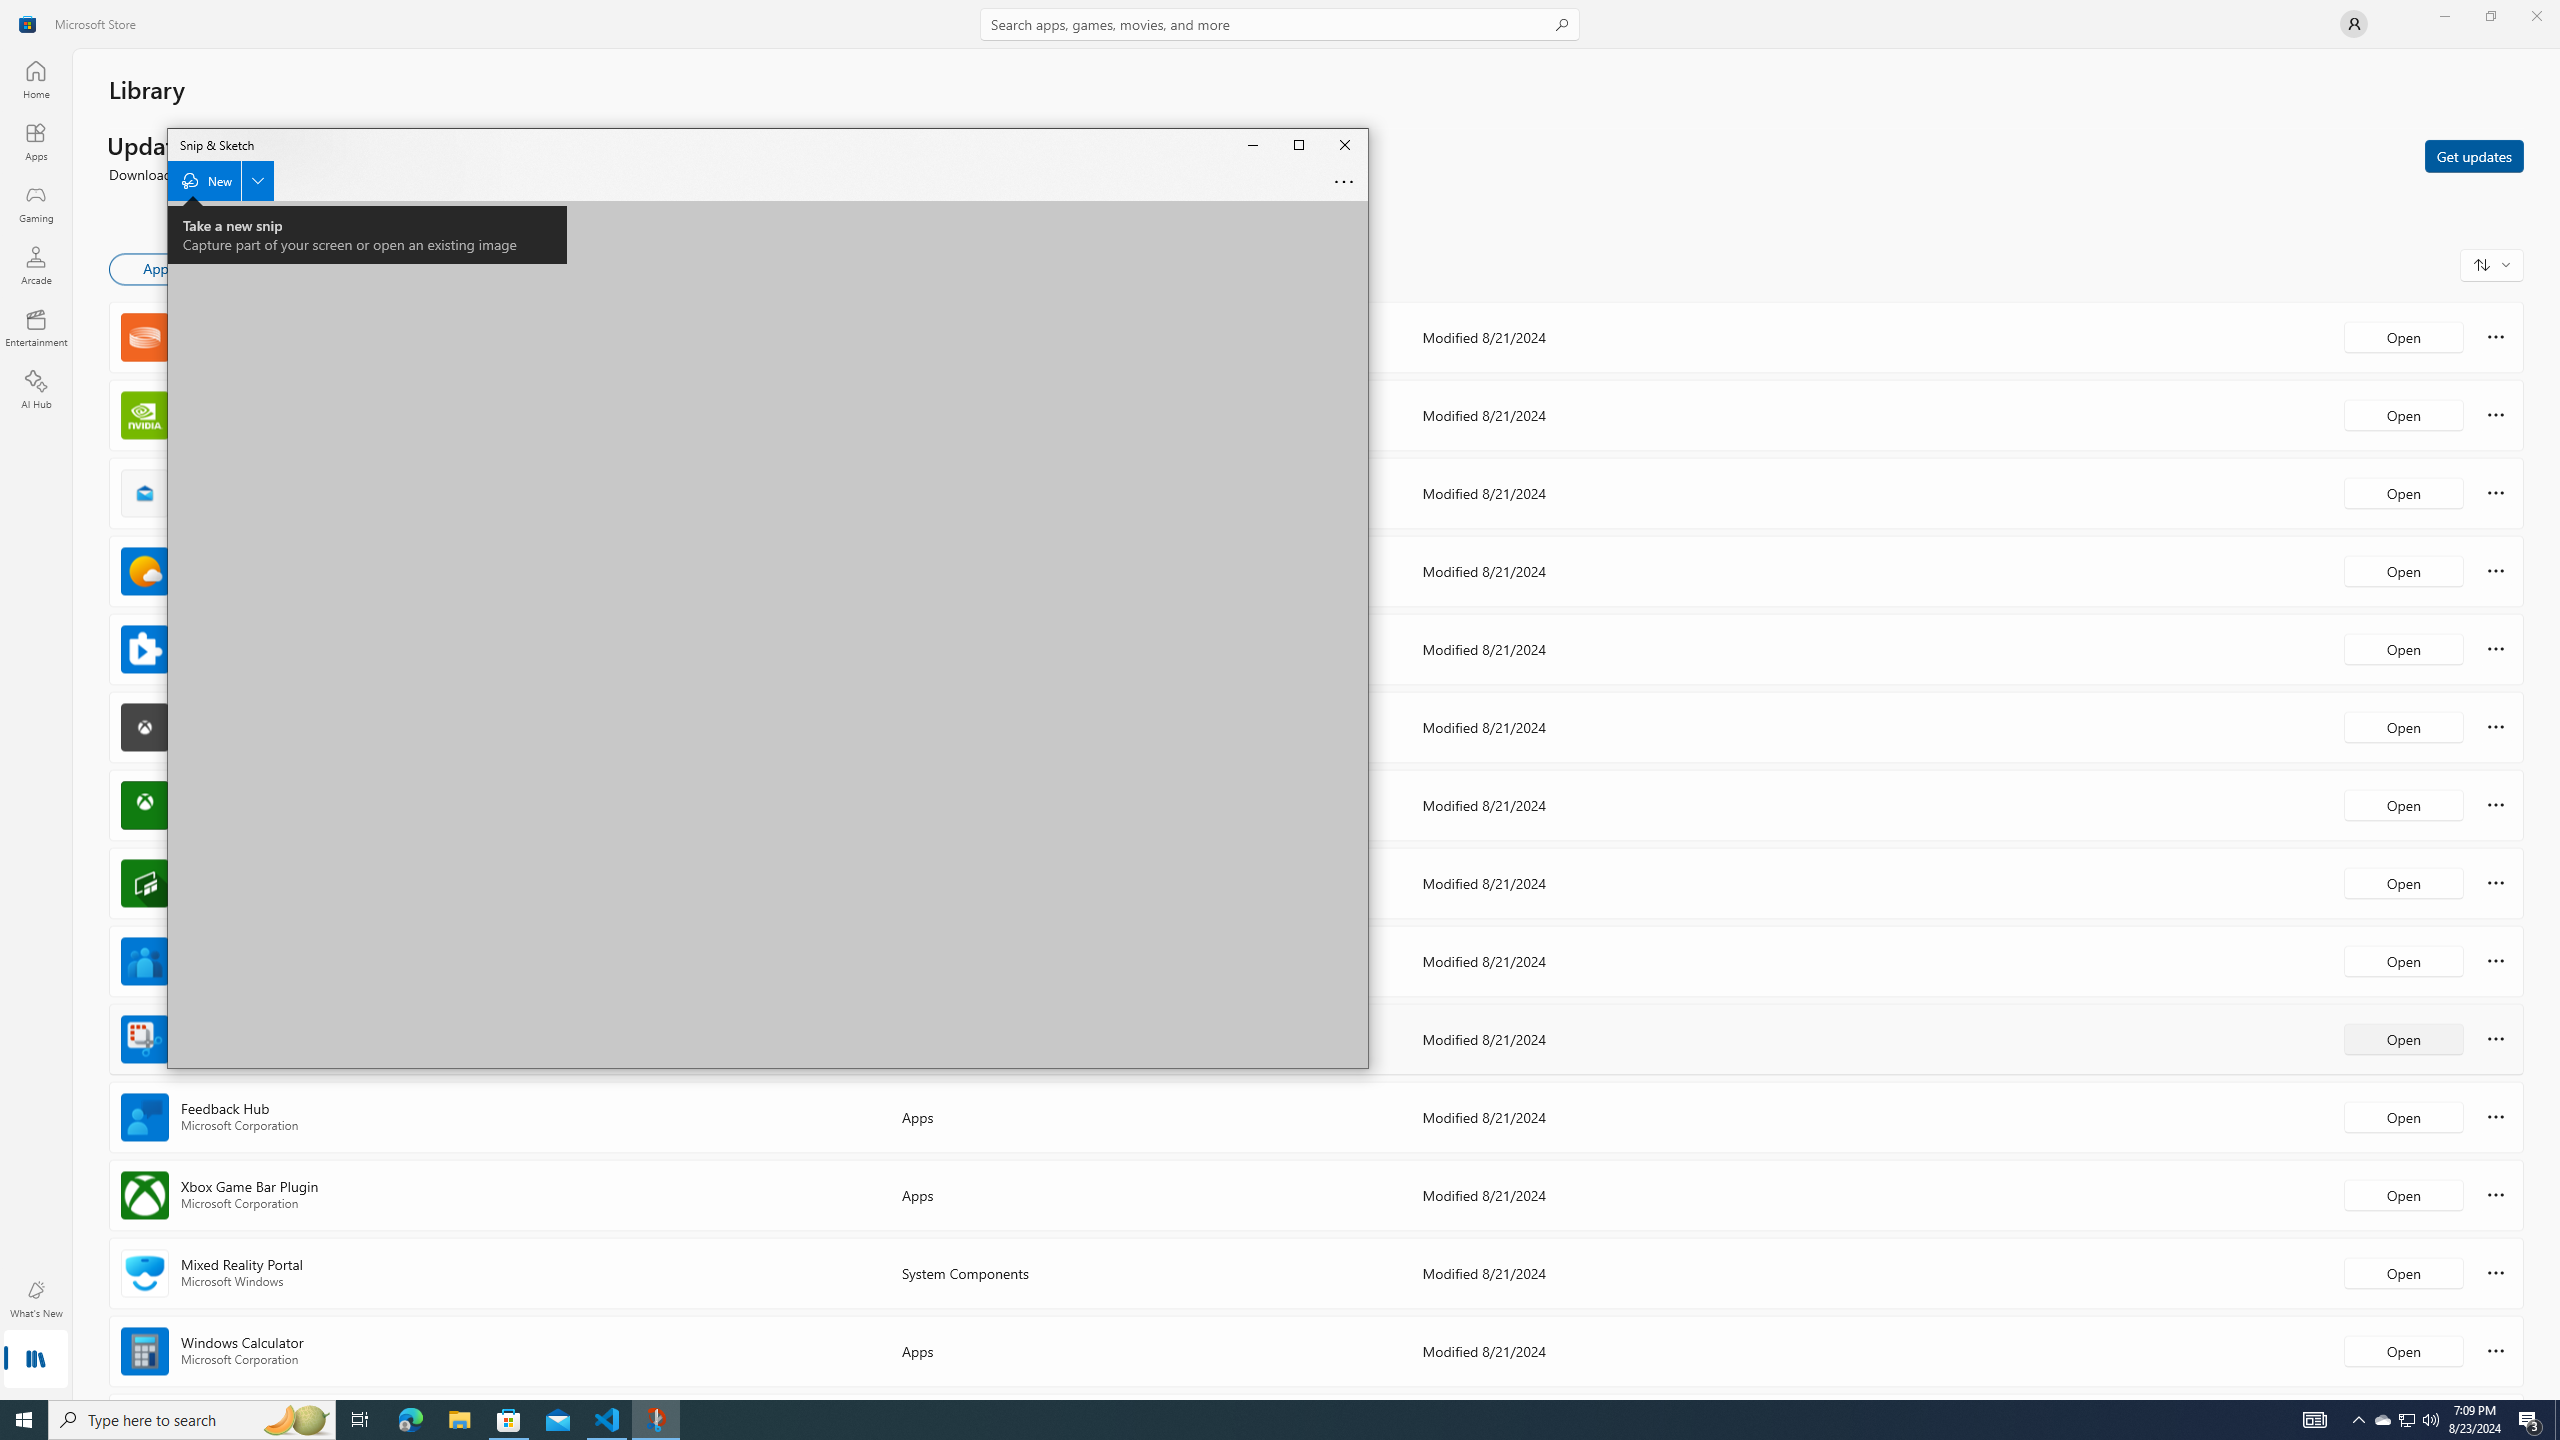  I want to click on 'Minimize Microsoft Store', so click(2443, 15).